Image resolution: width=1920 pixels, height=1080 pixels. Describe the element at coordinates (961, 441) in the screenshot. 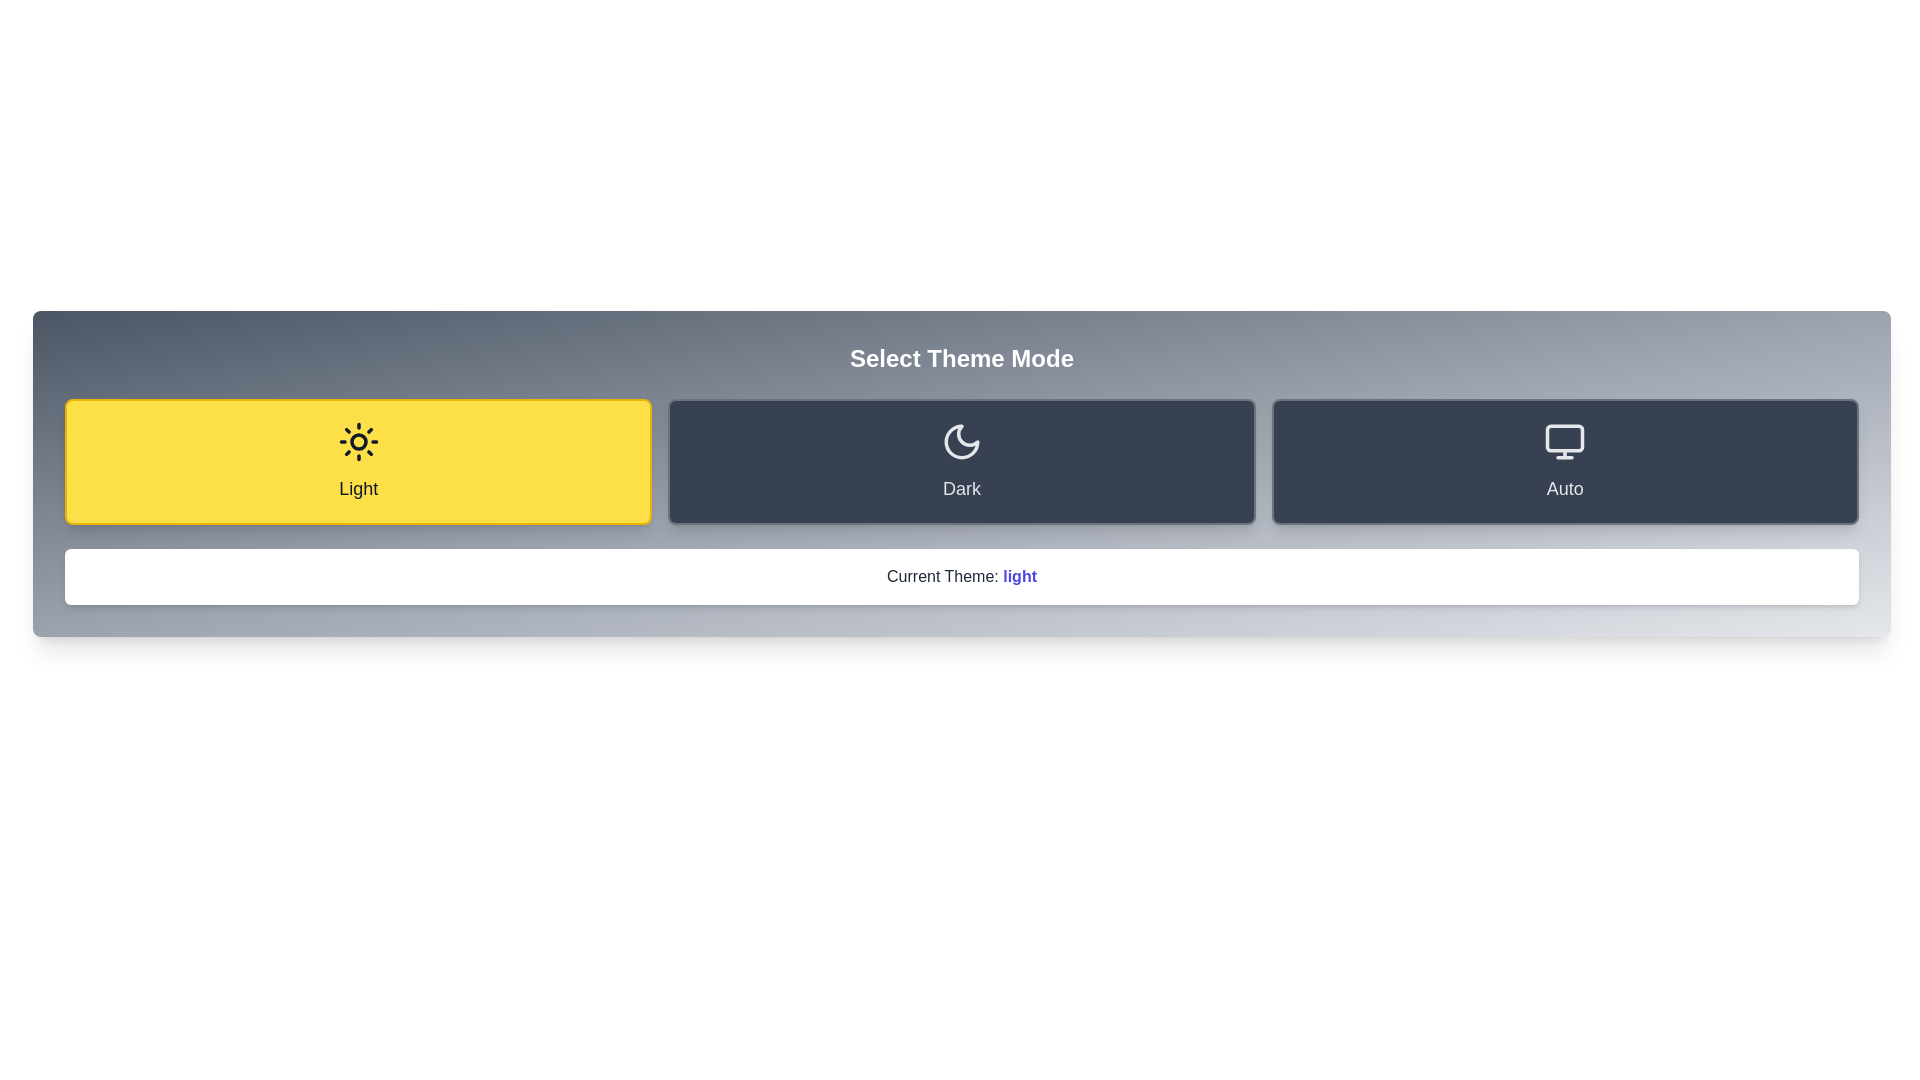

I see `the SVG icon representing a crescent moon, which is located at the top center of the 'Dark' card in the second card of a horizontal set of three cards` at that location.